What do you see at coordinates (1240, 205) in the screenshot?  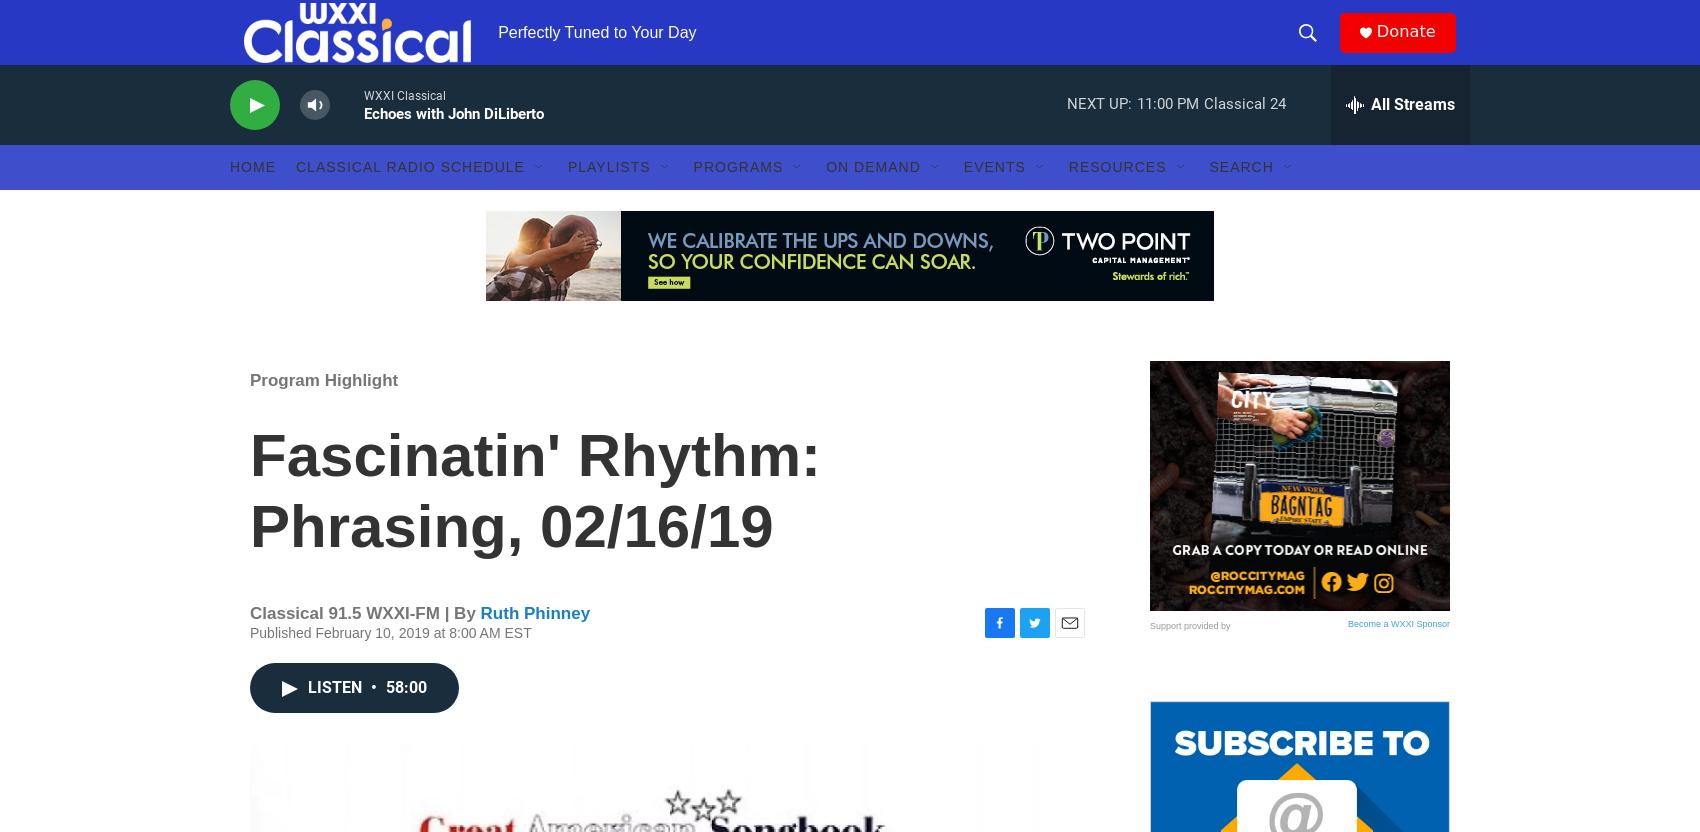 I see `'Search'` at bounding box center [1240, 205].